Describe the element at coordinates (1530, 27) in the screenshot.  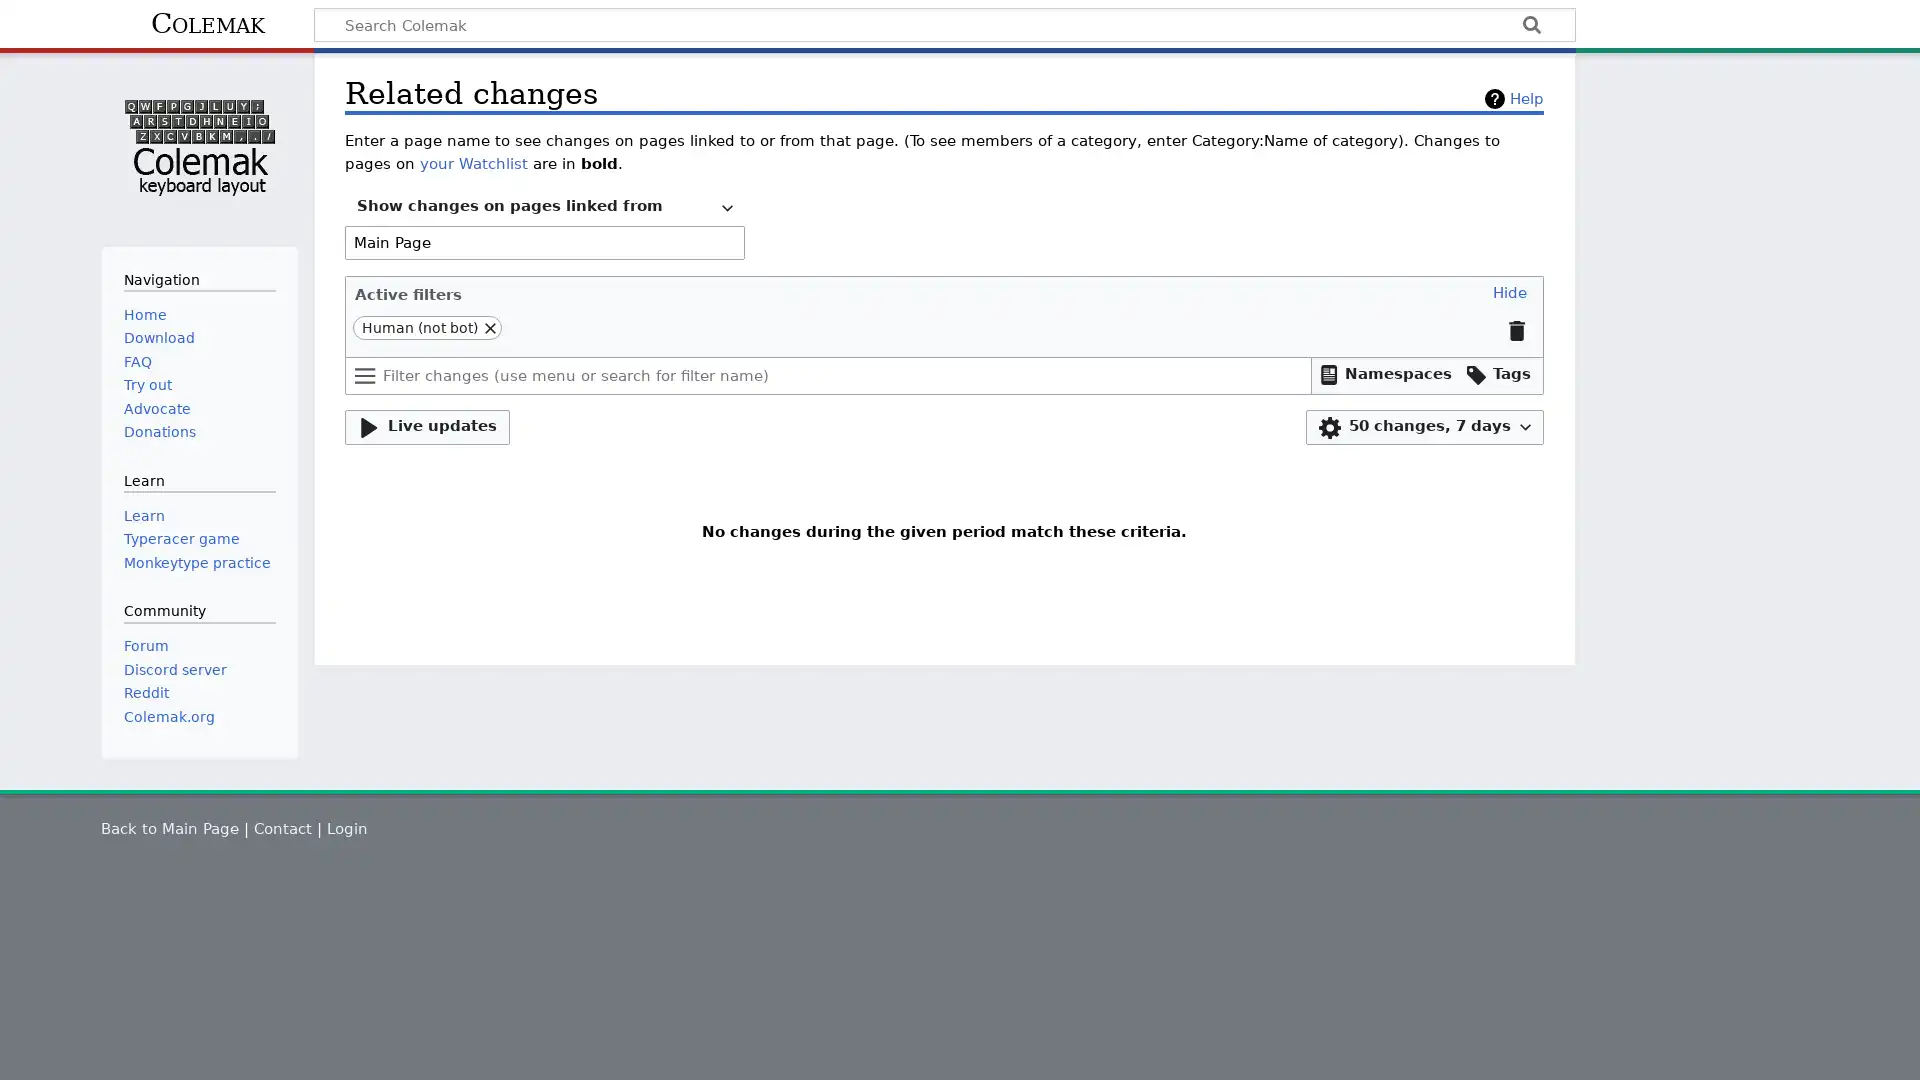
I see `Search` at that location.